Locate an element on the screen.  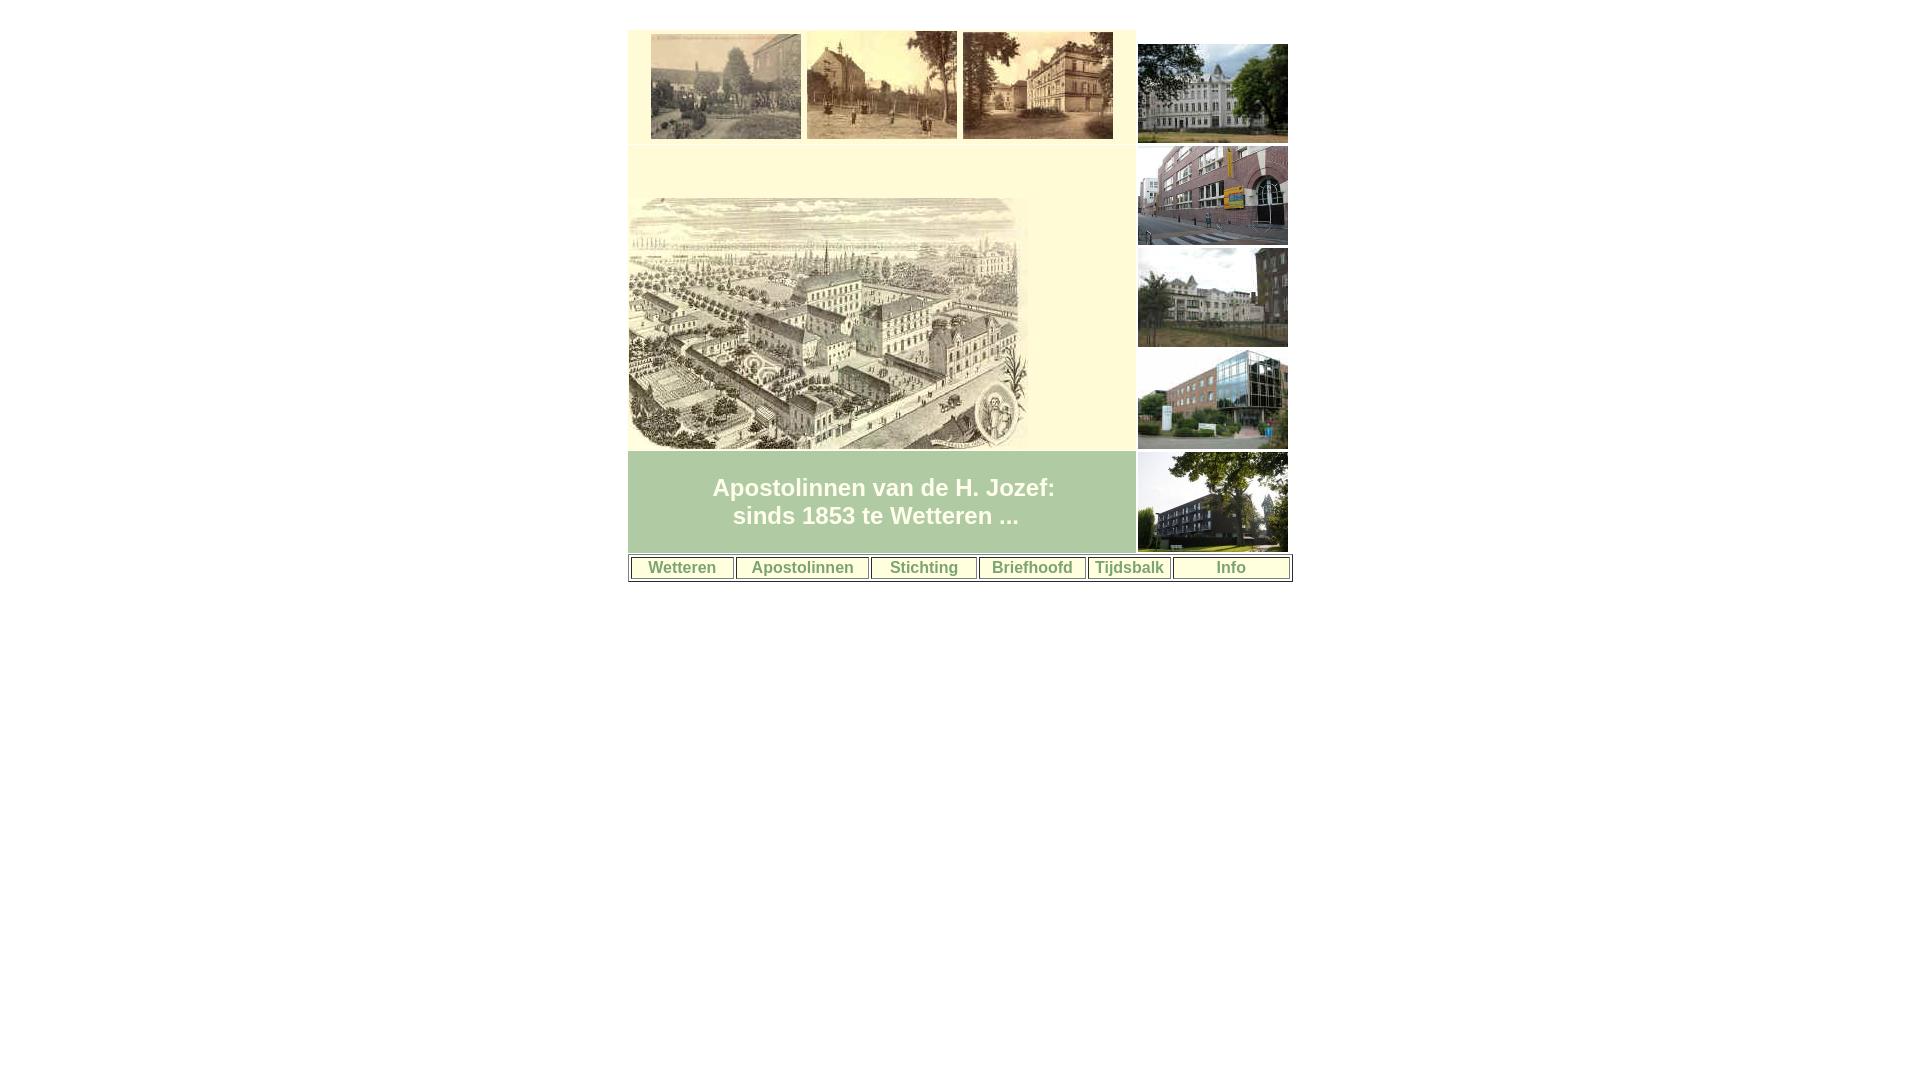
'Wetteren' is located at coordinates (681, 567).